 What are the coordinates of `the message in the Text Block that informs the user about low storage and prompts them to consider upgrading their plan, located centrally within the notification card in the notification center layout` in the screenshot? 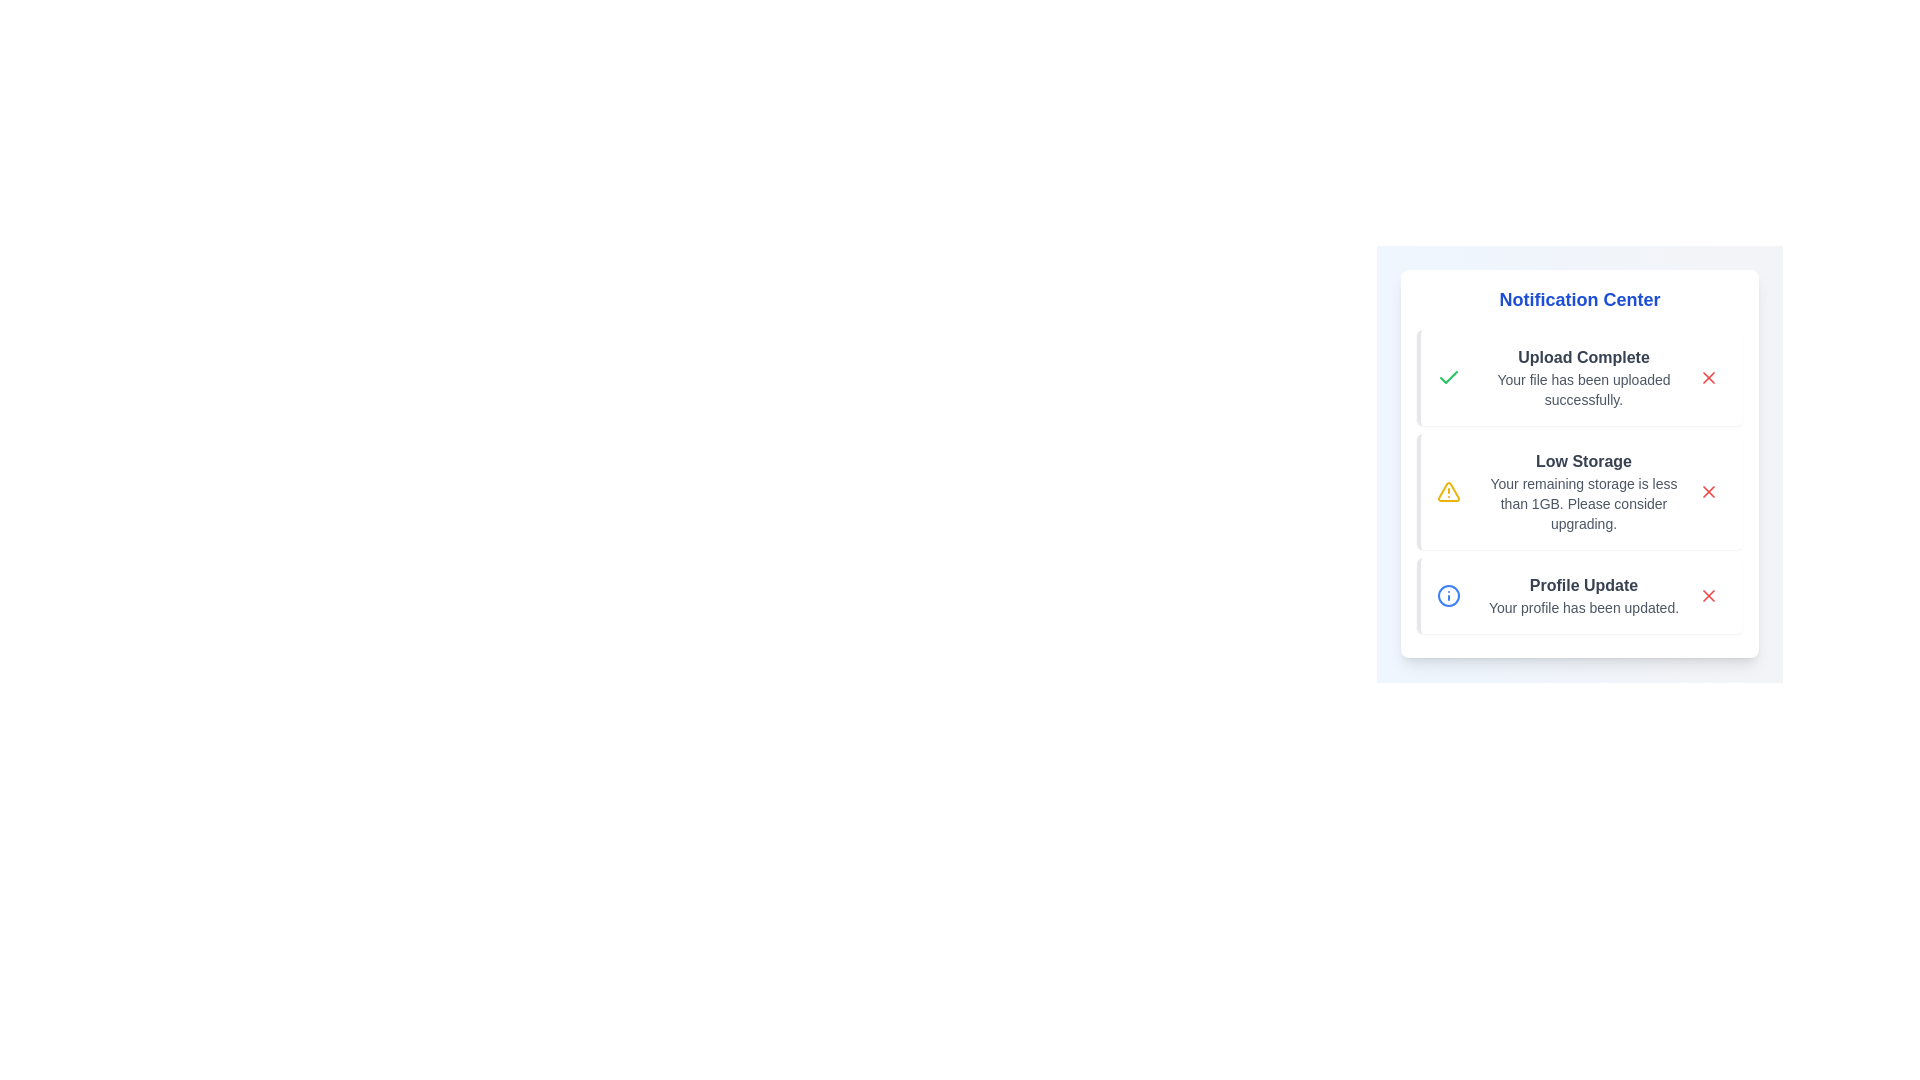 It's located at (1583, 492).